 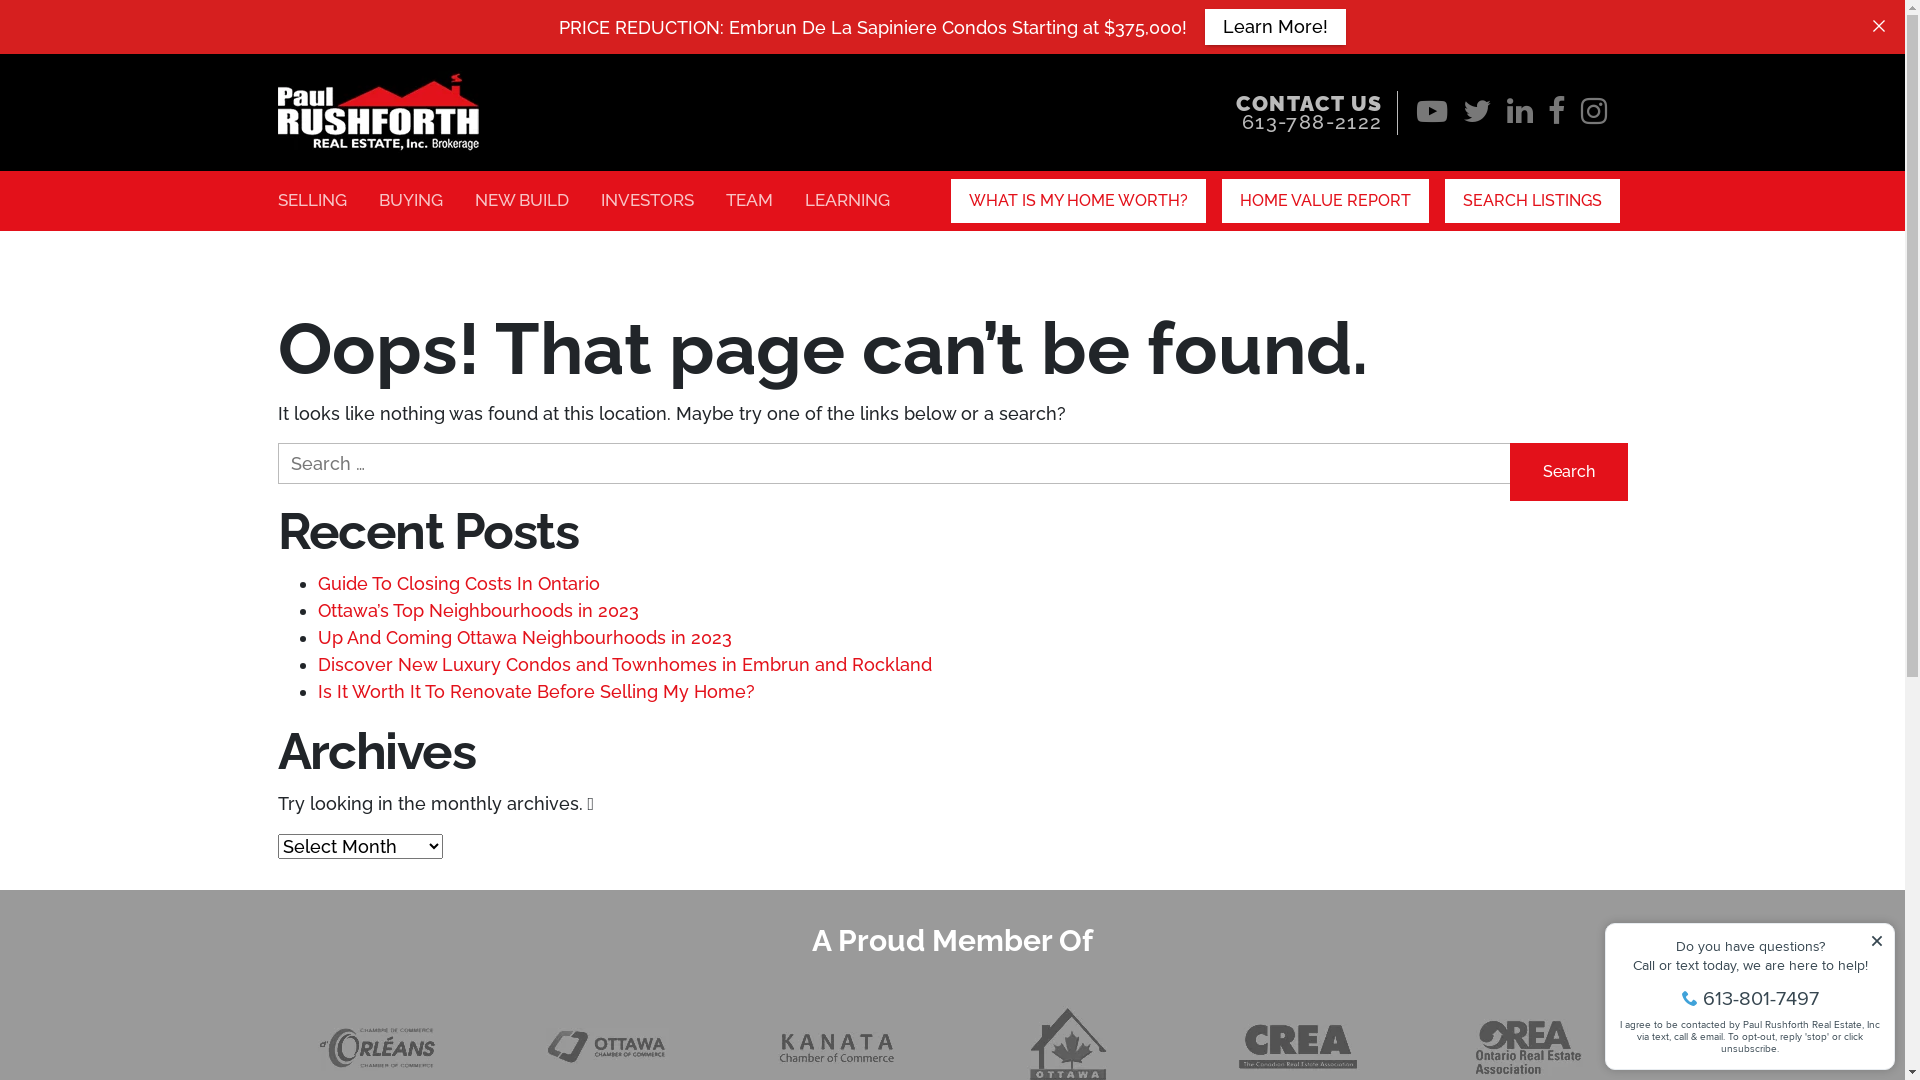 I want to click on 'SELLING', so click(x=311, y=200).